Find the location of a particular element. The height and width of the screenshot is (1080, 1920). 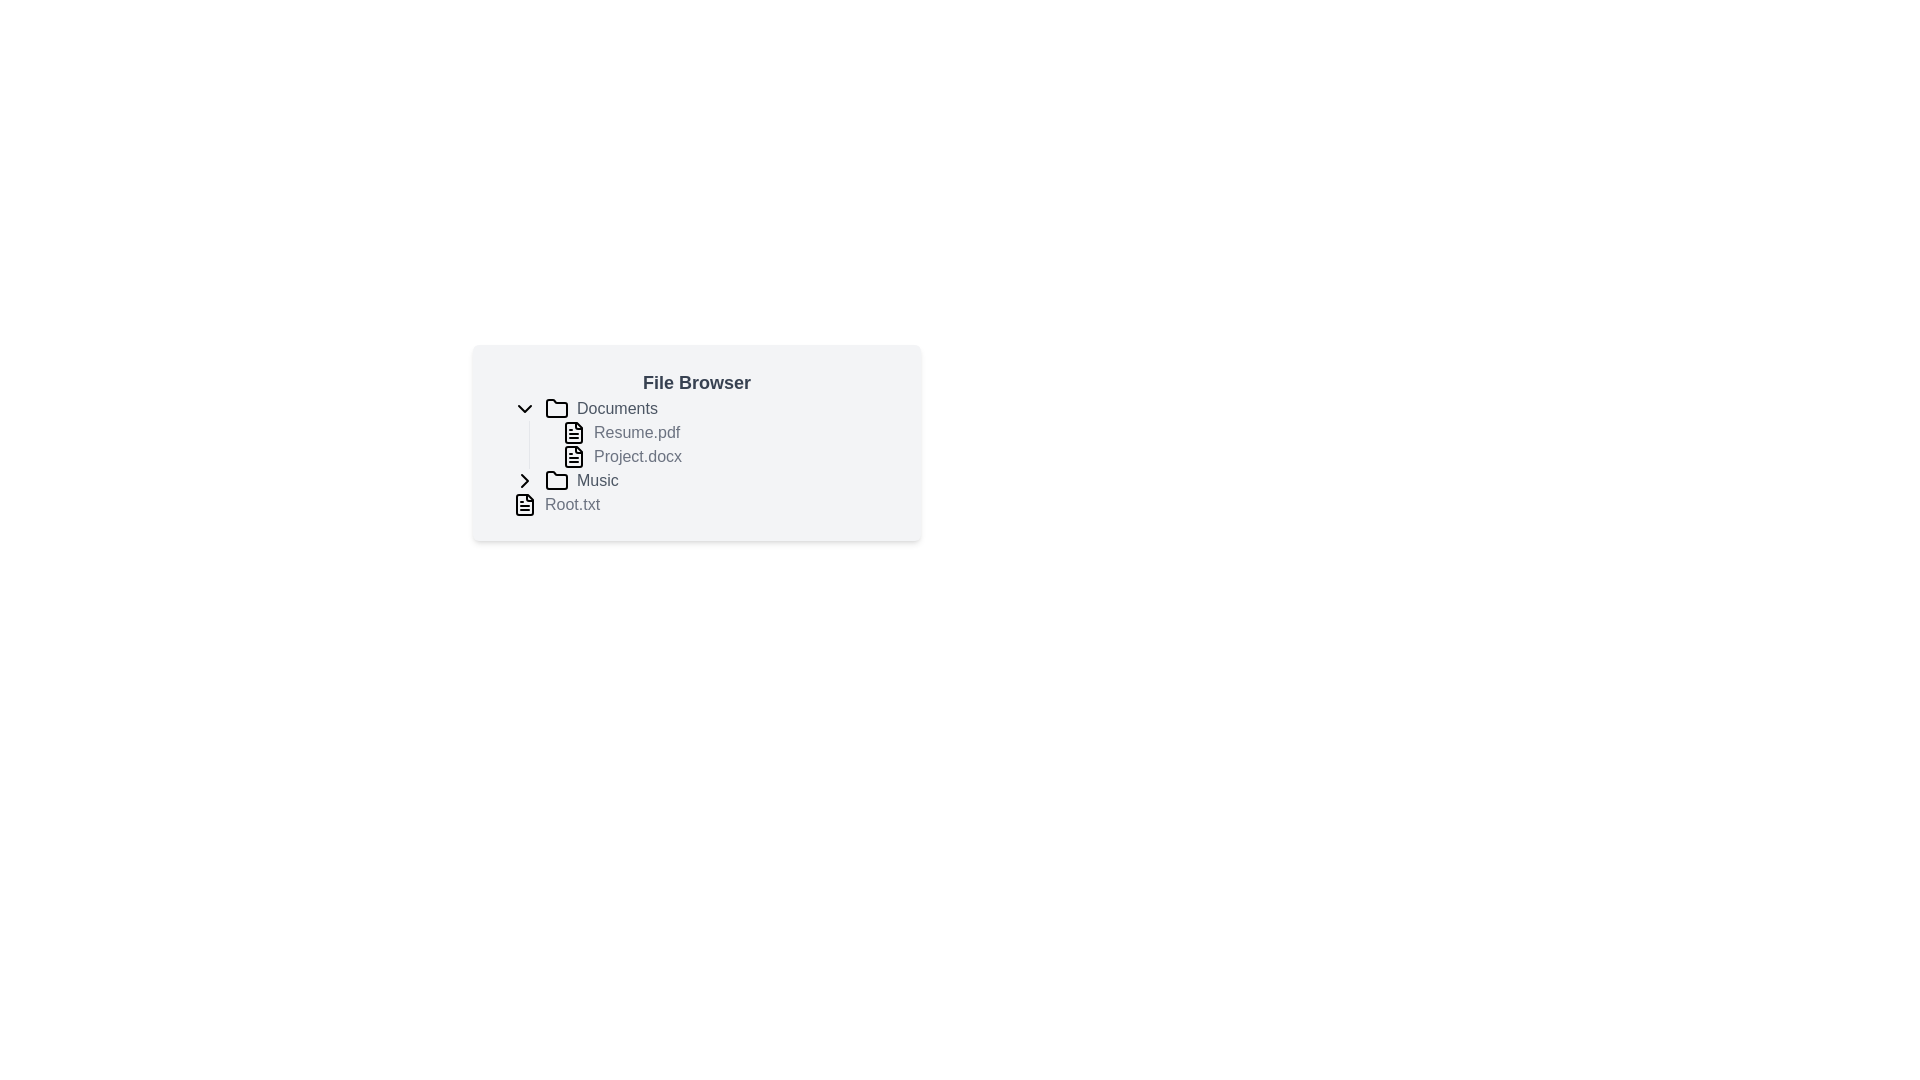

the folder icon with rounded edges and a grayscale theme, located next to the text 'Music' is located at coordinates (556, 481).